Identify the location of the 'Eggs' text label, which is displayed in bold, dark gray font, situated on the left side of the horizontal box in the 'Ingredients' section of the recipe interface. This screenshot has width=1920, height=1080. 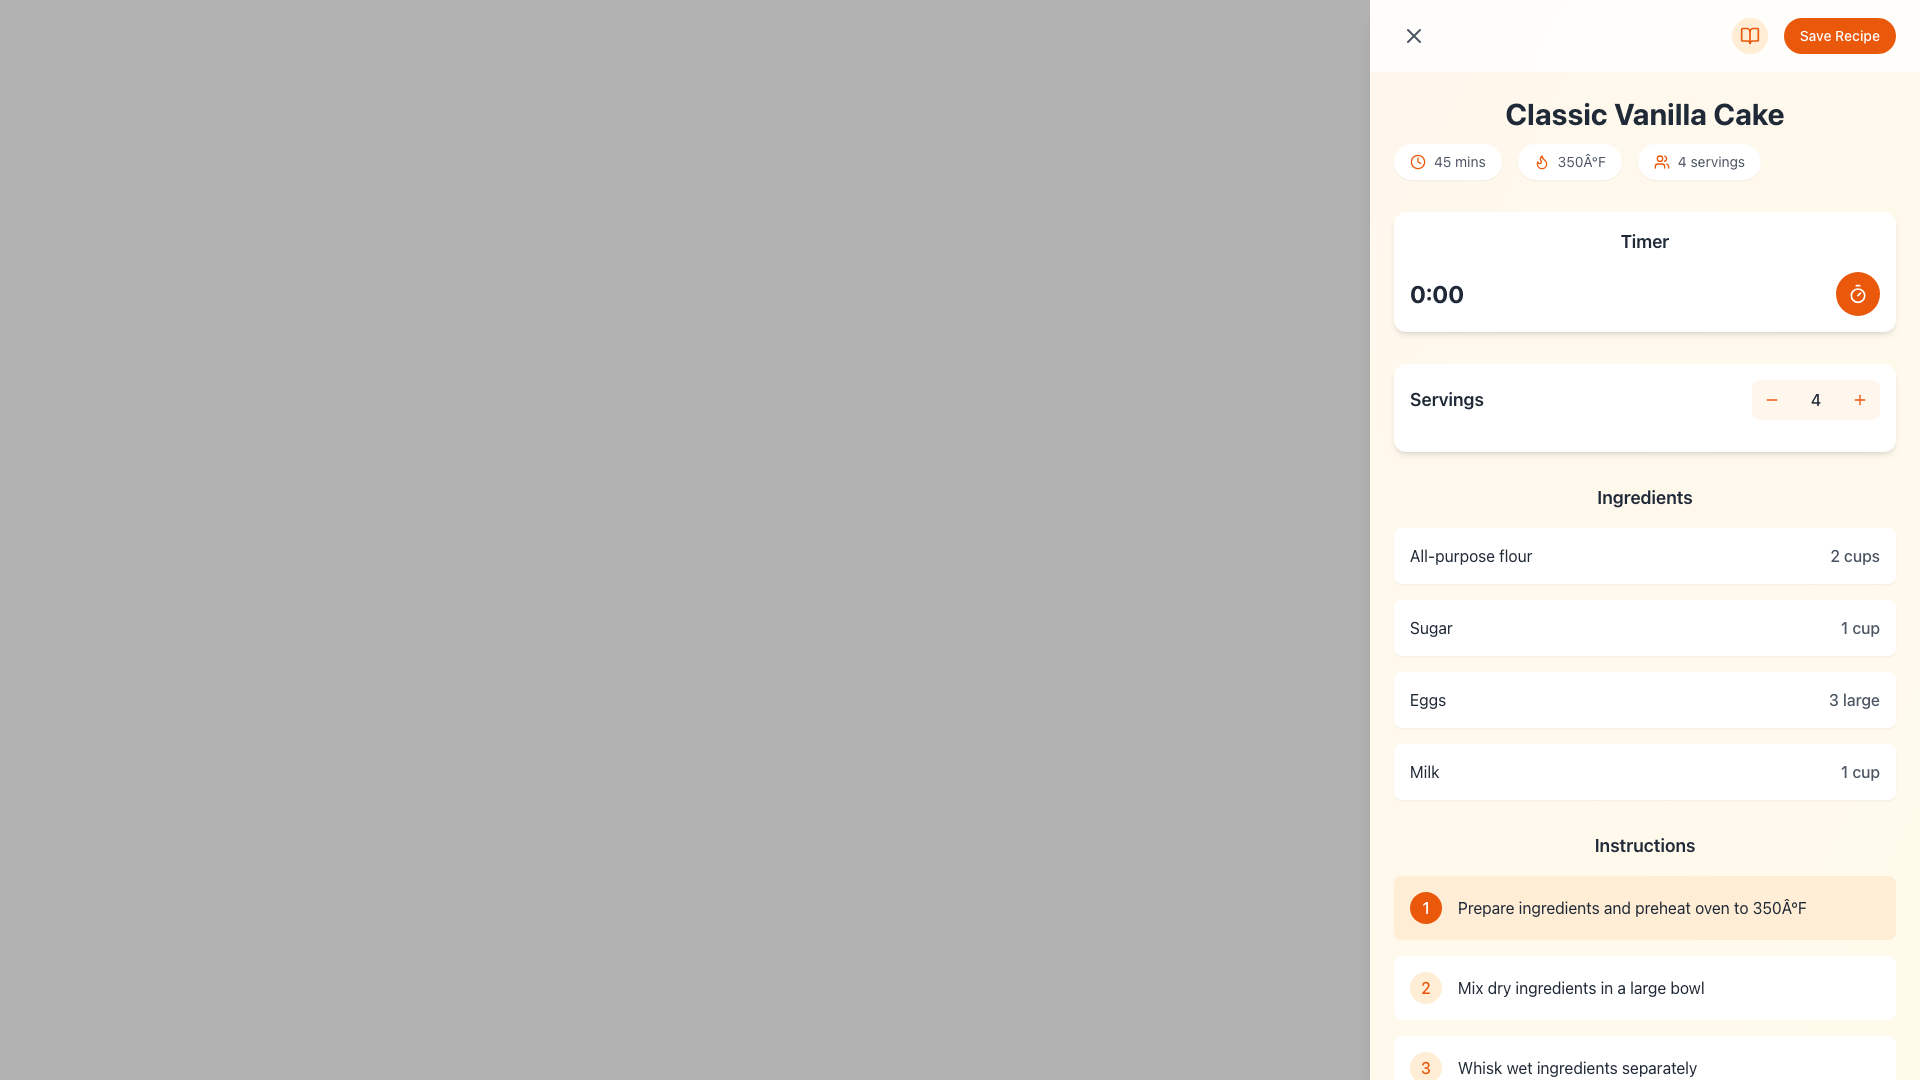
(1427, 698).